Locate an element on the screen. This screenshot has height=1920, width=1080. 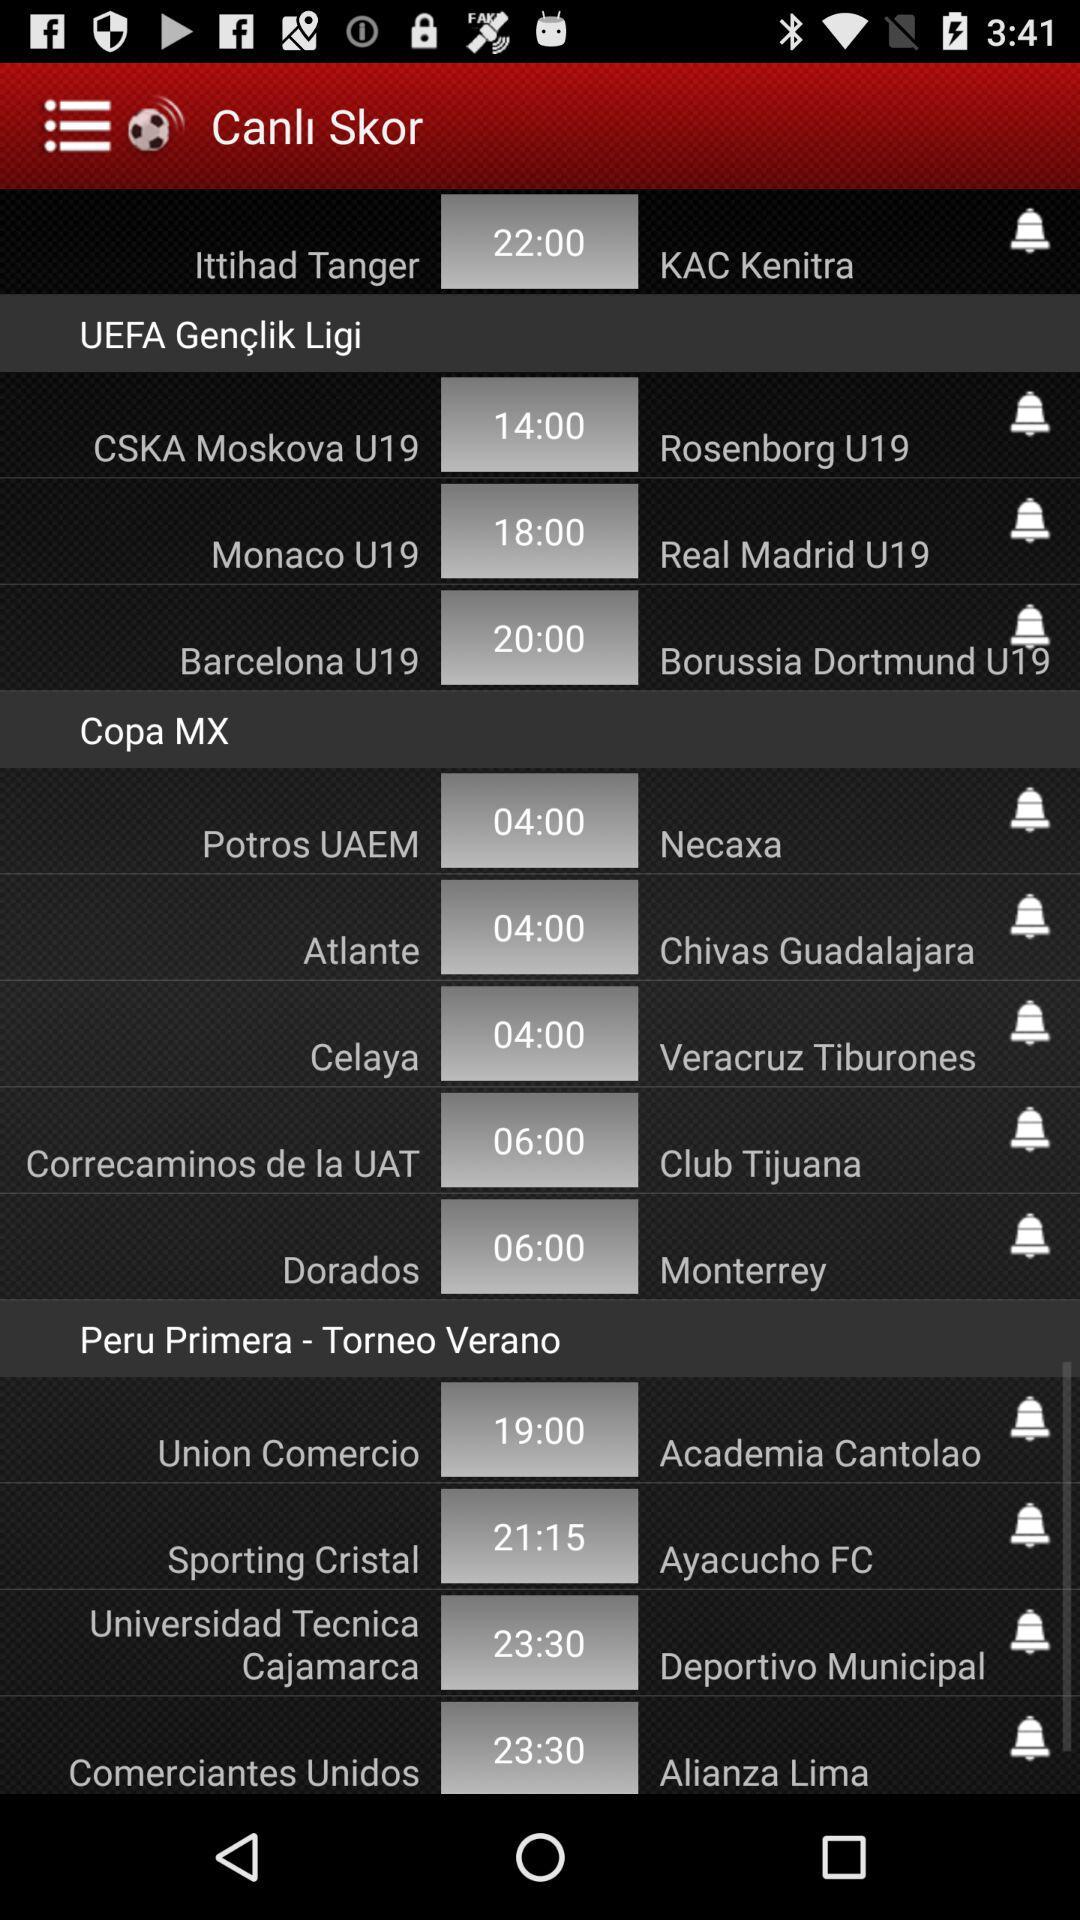
alerts is located at coordinates (1029, 1235).